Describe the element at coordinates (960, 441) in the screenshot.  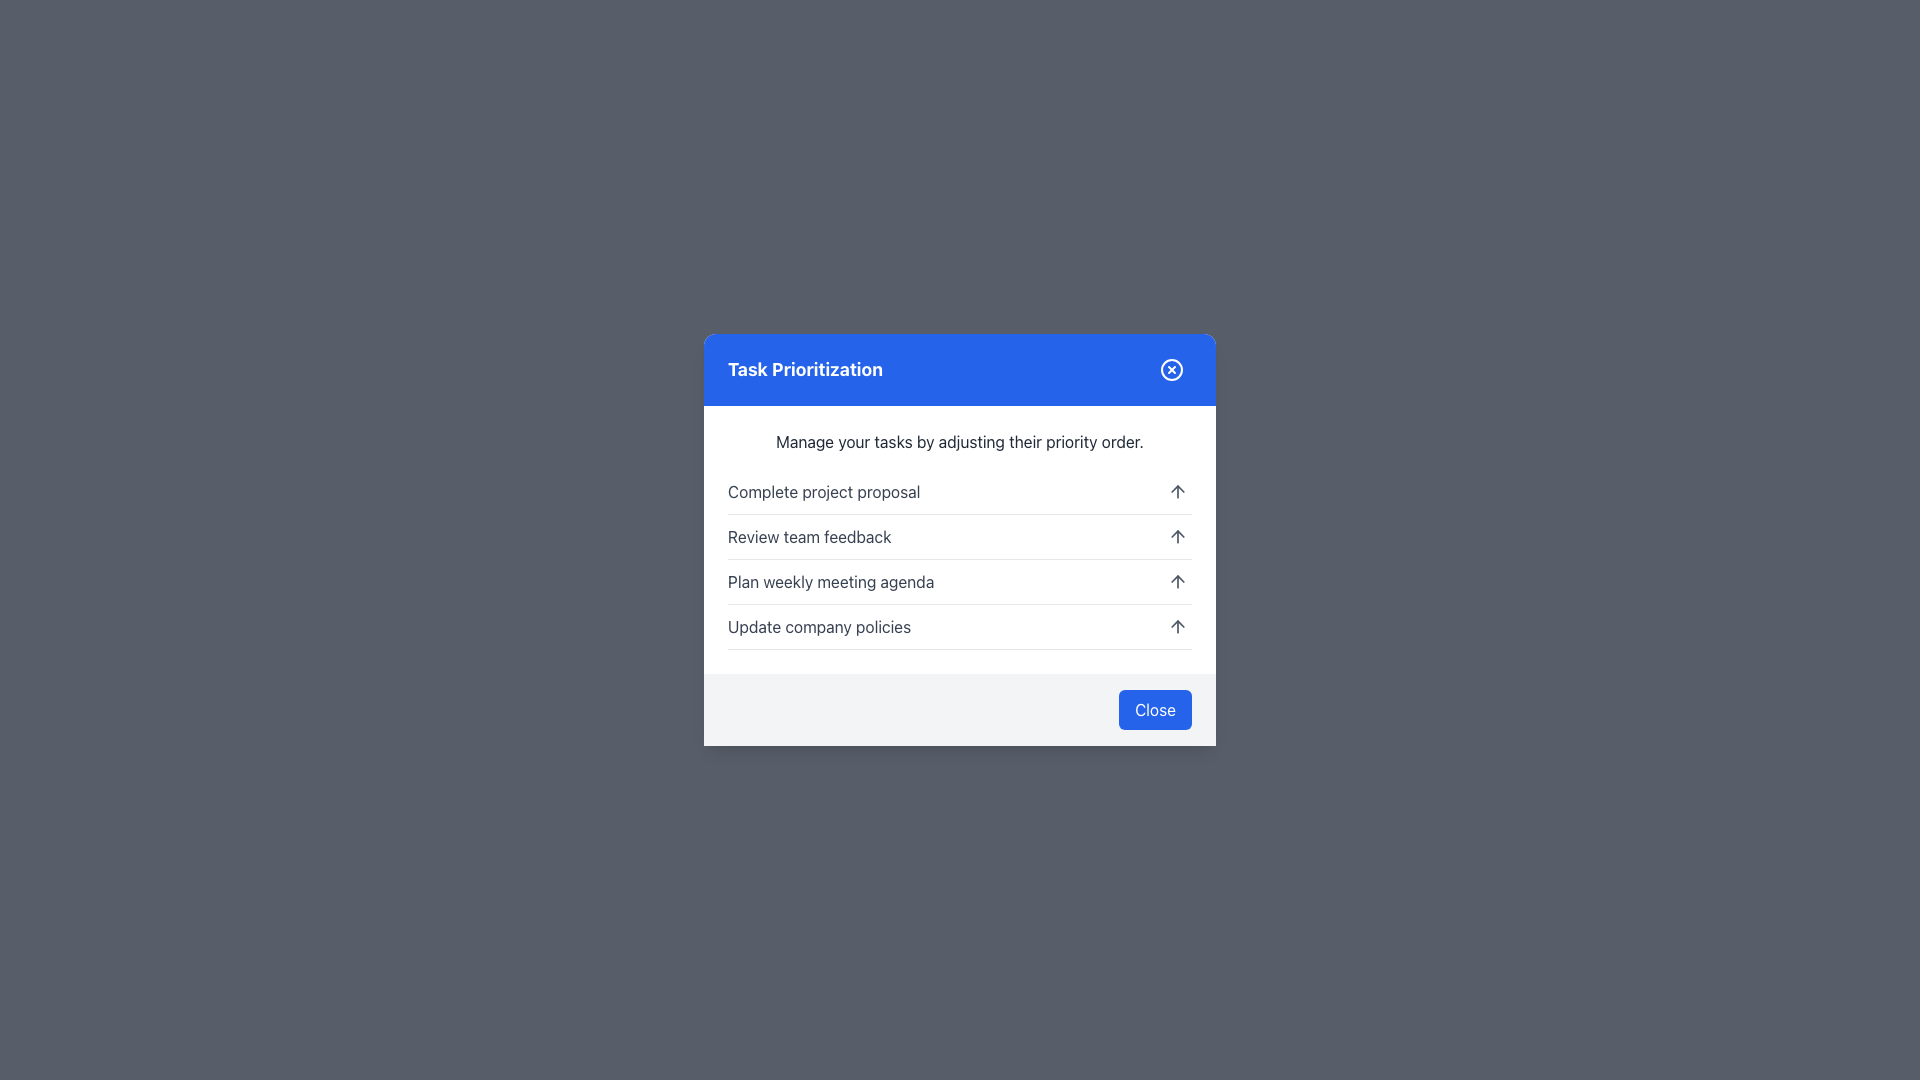
I see `the static text that reads 'Manage your tasks by adjusting their priority order.' positioned directly below the blue header labeled 'Task Prioritization.'` at that location.